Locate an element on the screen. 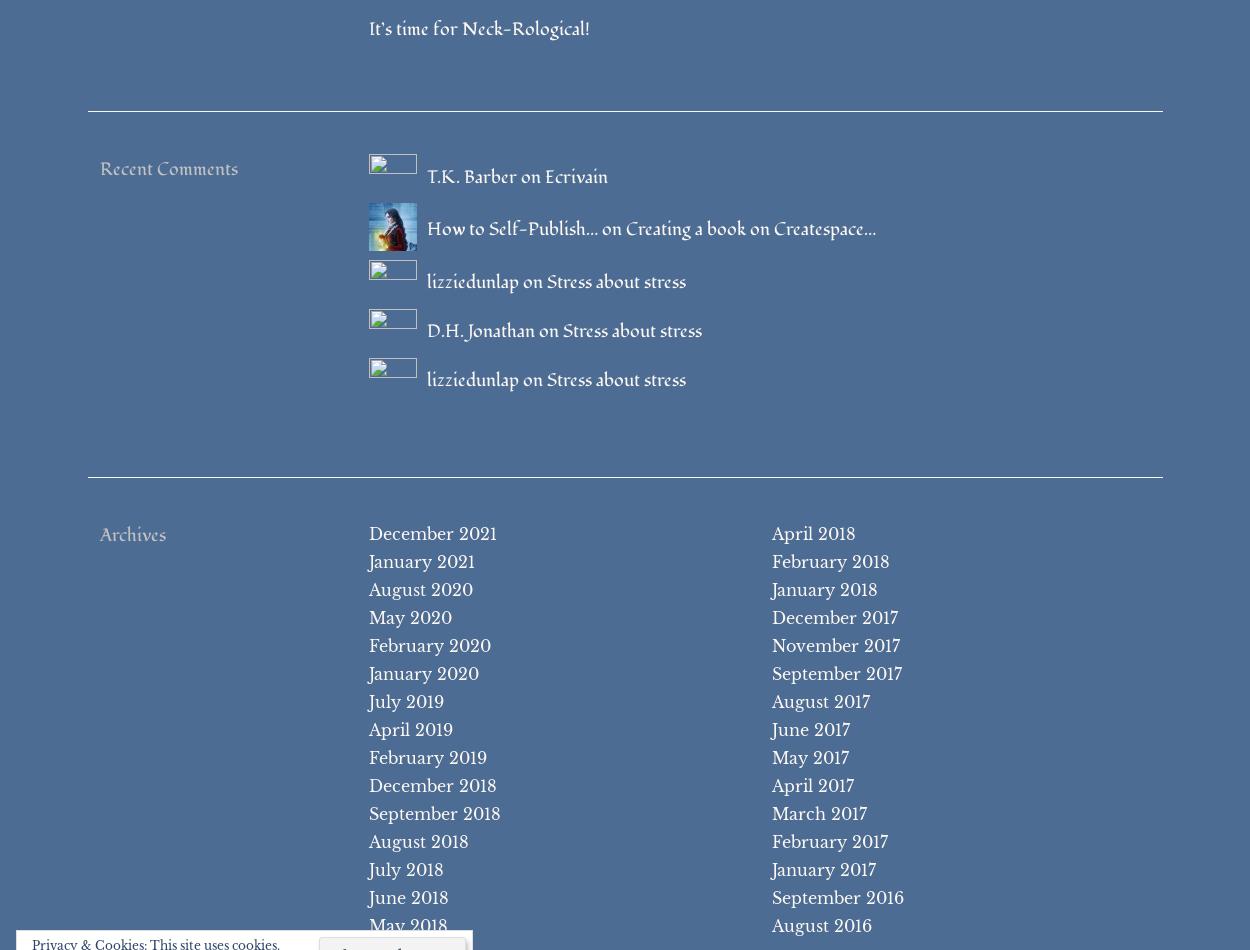  'August 2018' is located at coordinates (417, 840).